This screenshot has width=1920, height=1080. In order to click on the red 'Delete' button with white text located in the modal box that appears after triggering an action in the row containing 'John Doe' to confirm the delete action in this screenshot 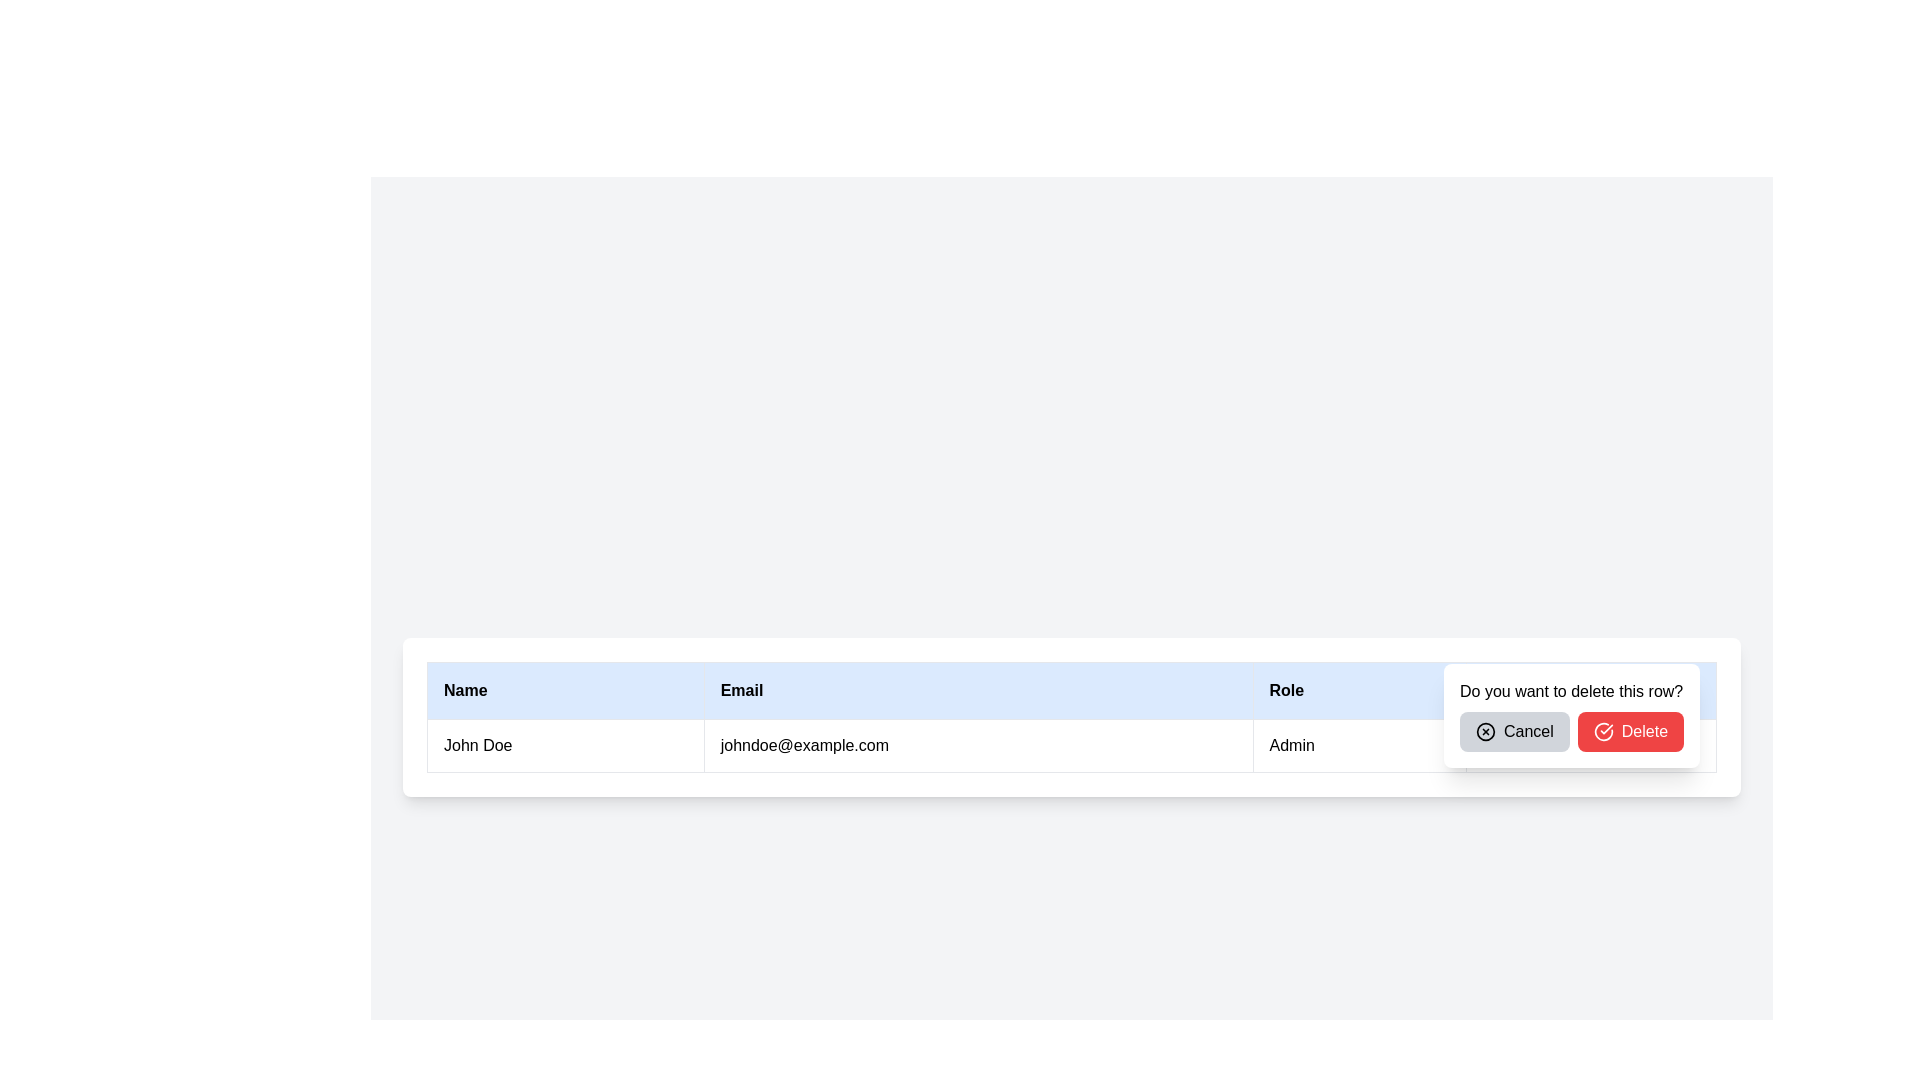, I will do `click(1590, 745)`.